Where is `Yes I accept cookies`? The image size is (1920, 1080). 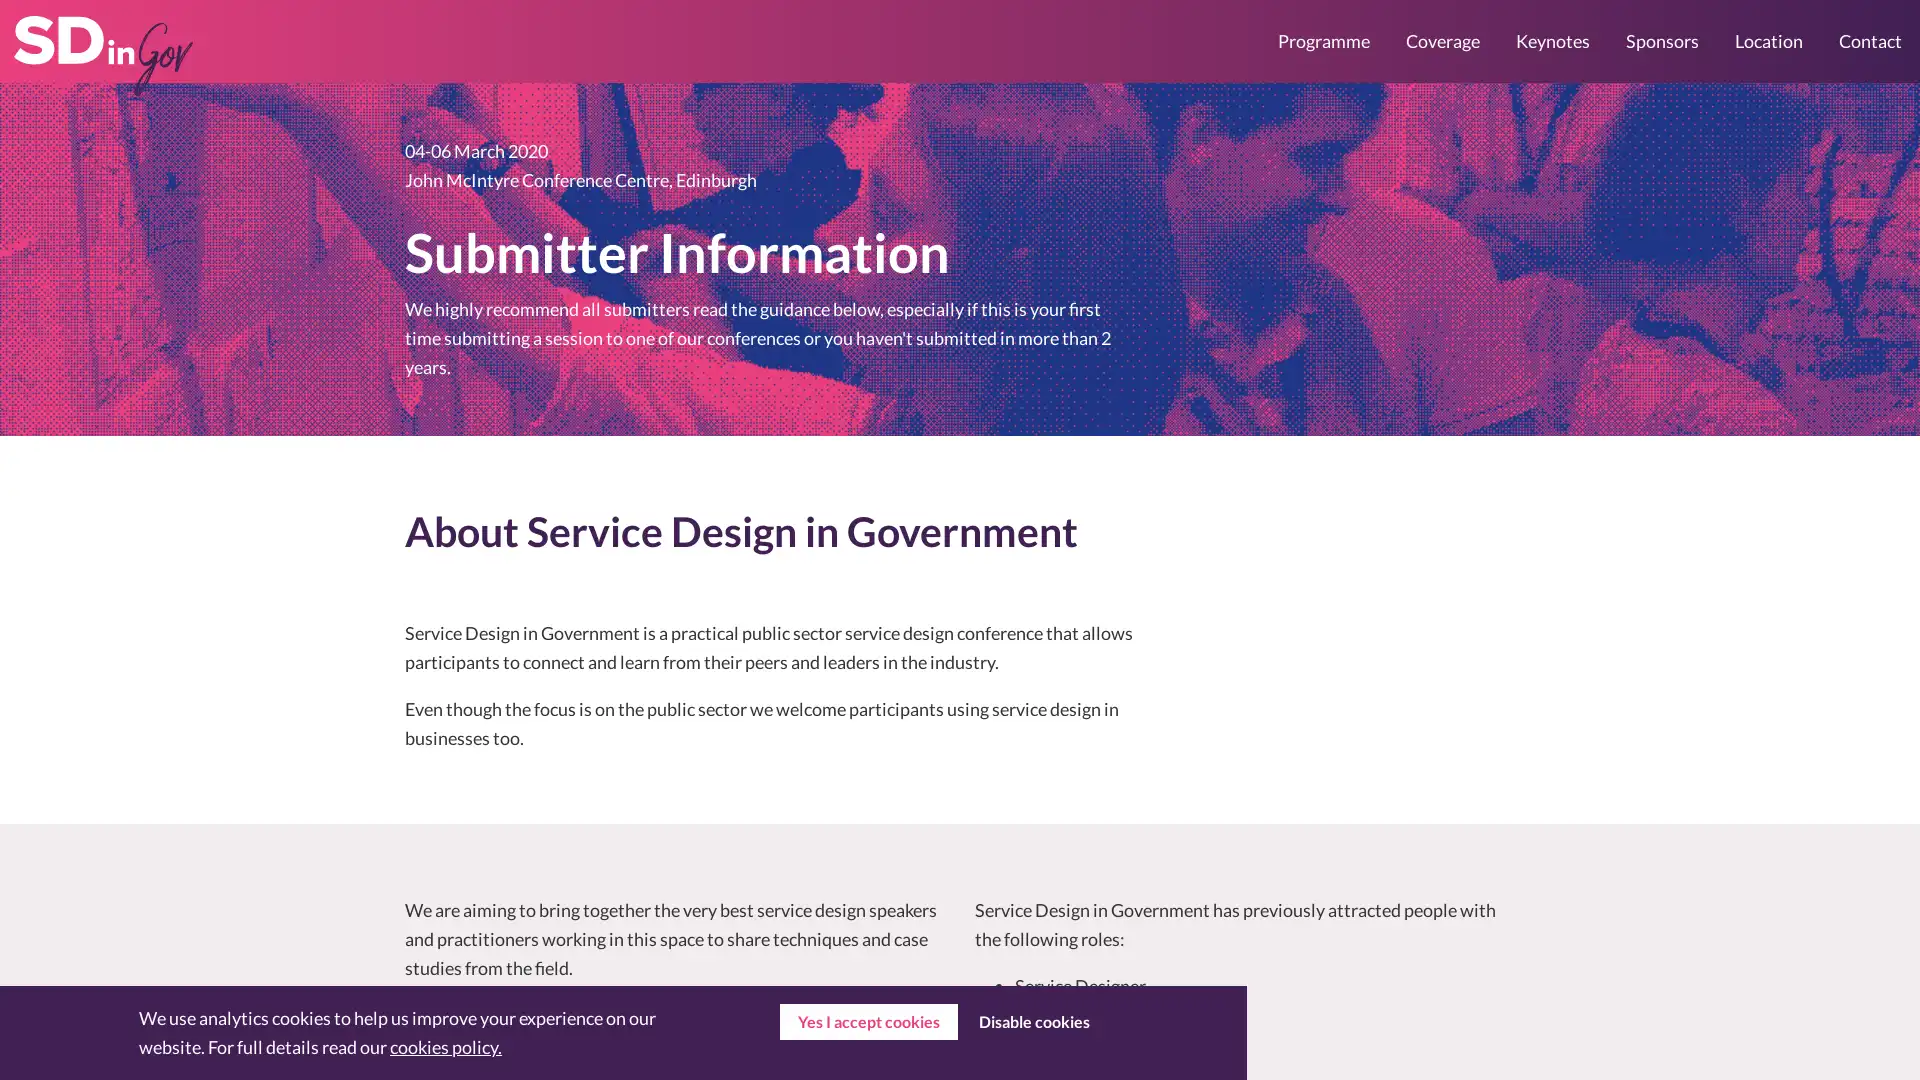 Yes I accept cookies is located at coordinates (868, 1022).